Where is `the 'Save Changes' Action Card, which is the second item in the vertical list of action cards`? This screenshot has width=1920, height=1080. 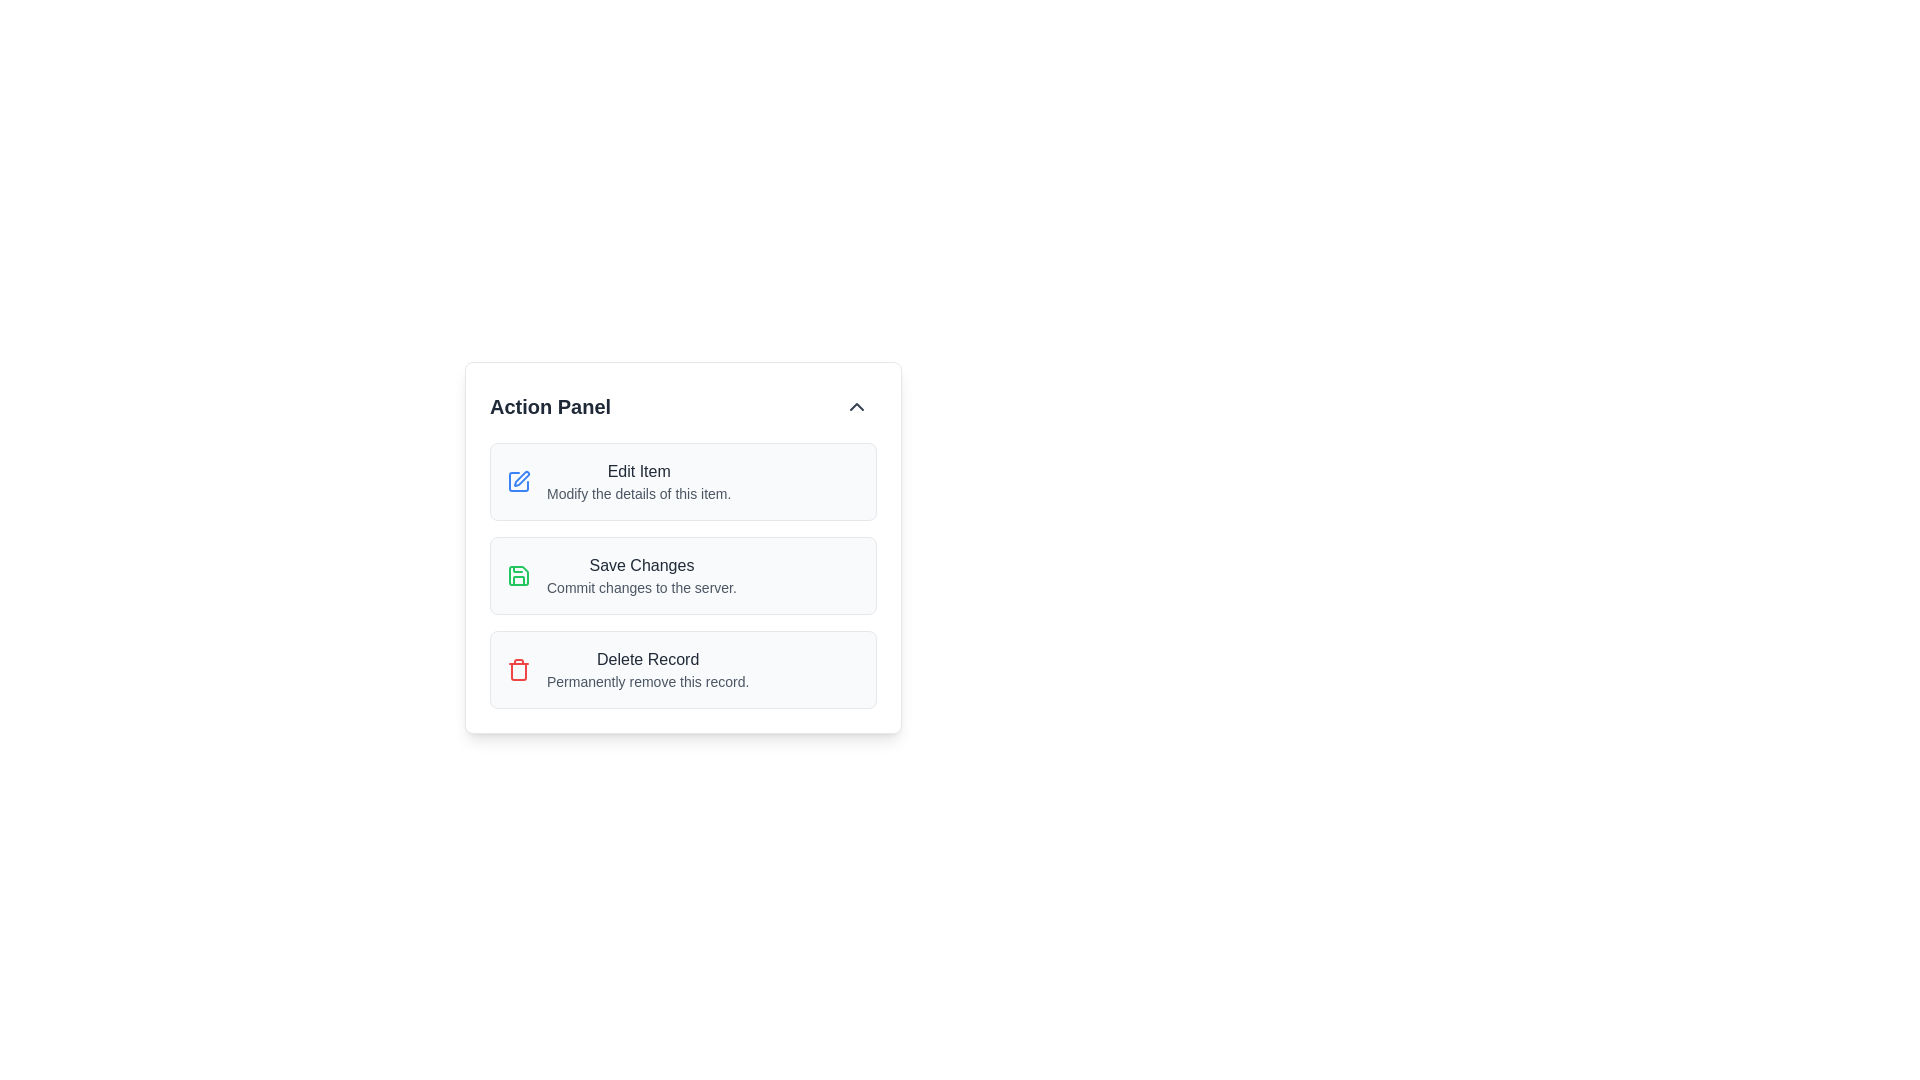
the 'Save Changes' Action Card, which is the second item in the vertical list of action cards is located at coordinates (683, 575).